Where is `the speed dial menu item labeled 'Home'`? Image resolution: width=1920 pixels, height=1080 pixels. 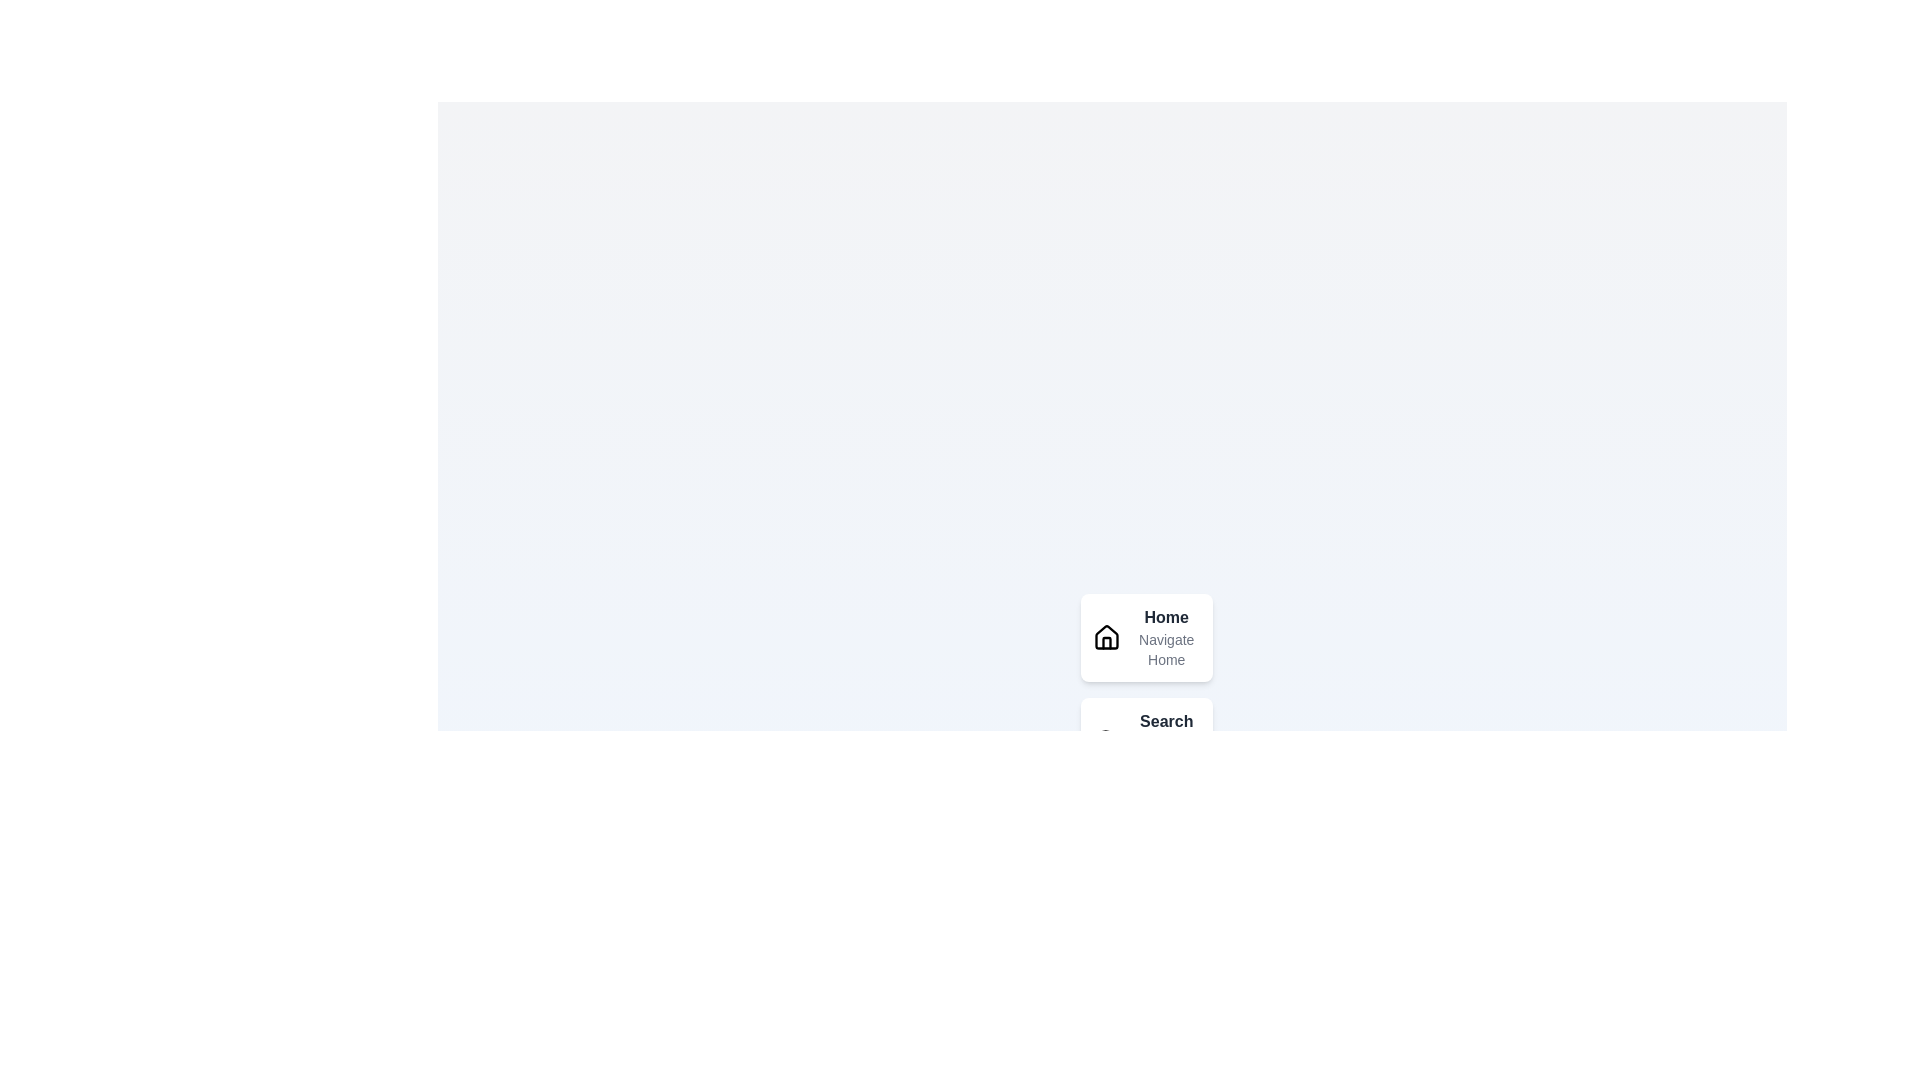 the speed dial menu item labeled 'Home' is located at coordinates (1105, 637).